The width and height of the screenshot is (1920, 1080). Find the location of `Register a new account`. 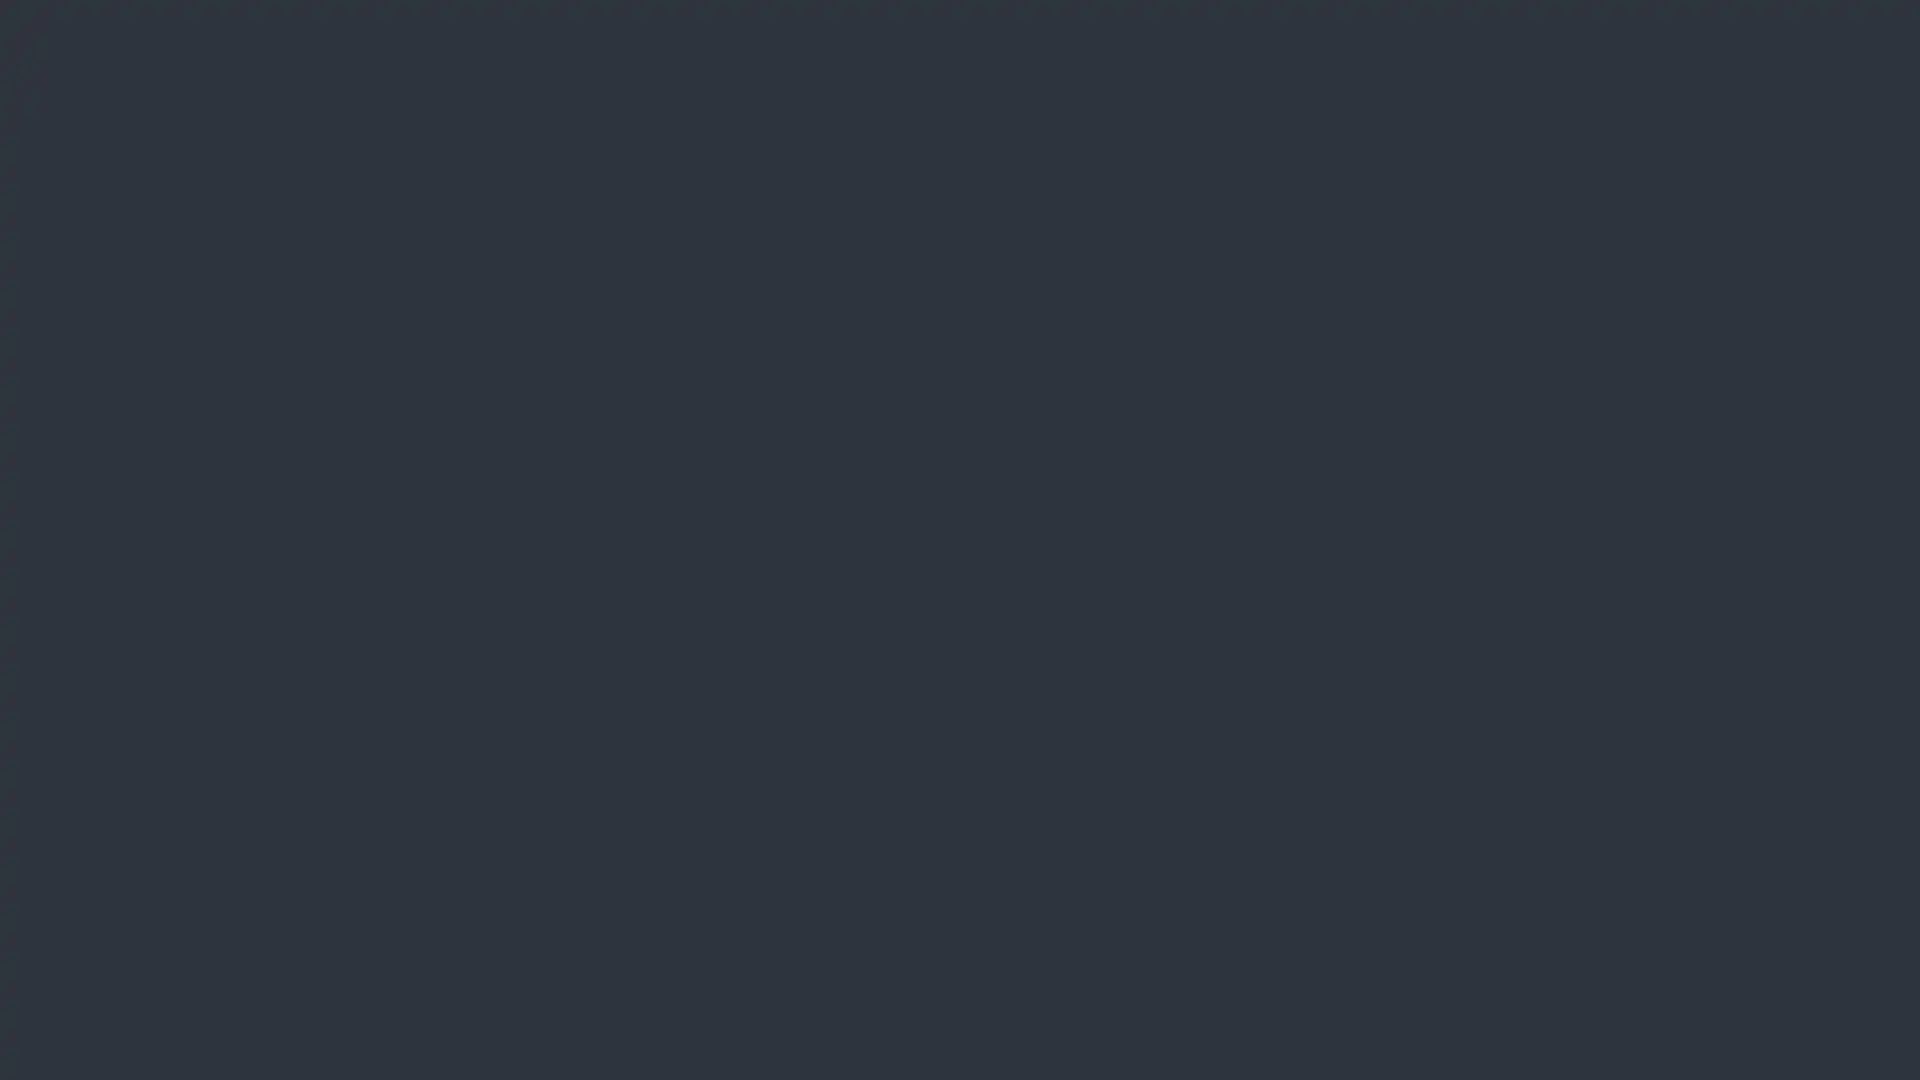

Register a new account is located at coordinates (960, 664).